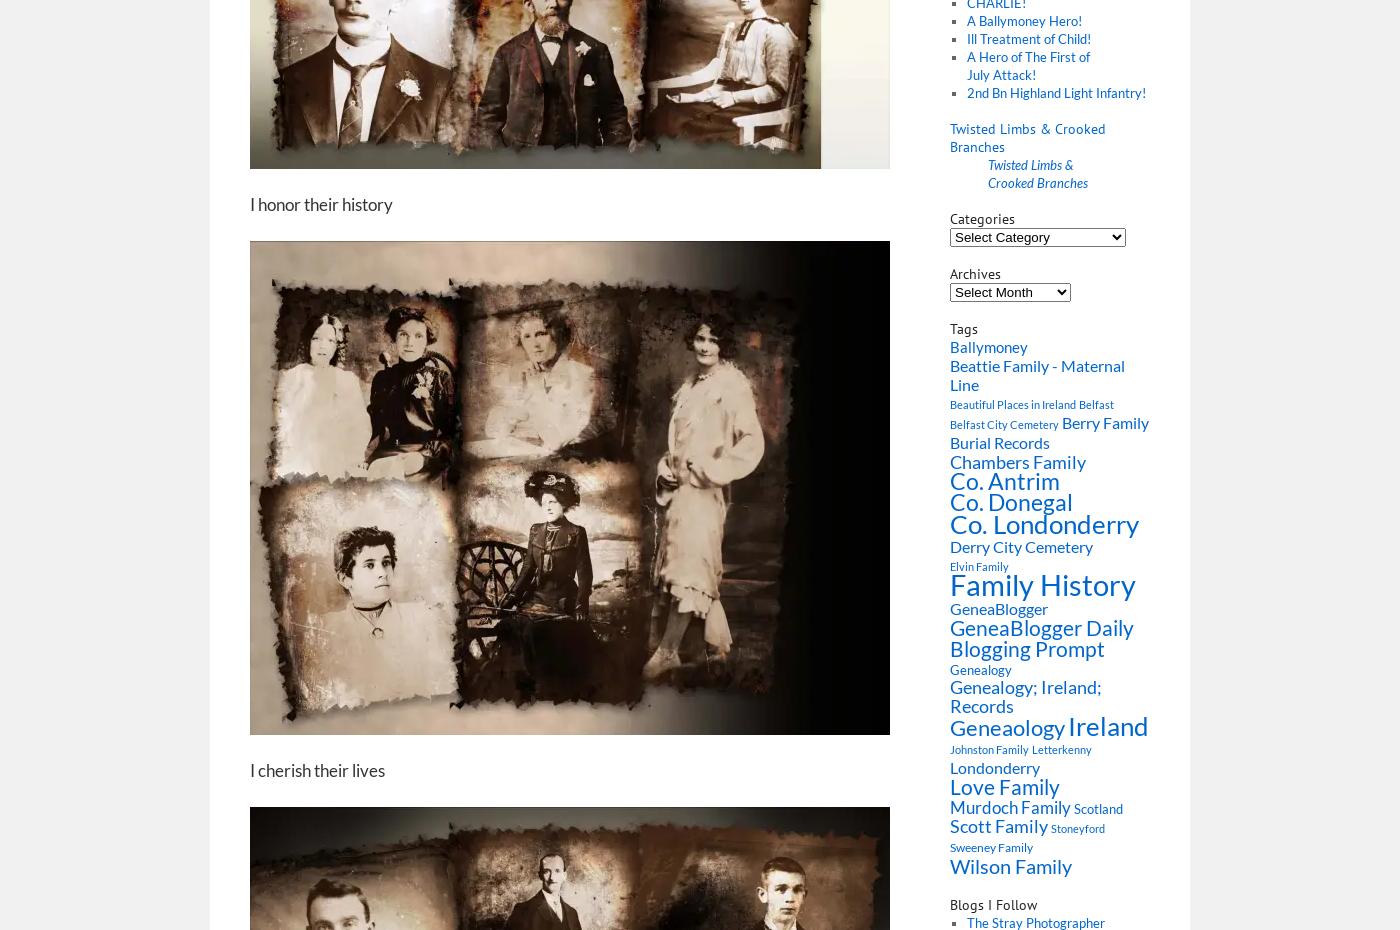 The image size is (1400, 930). What do you see at coordinates (1010, 806) in the screenshot?
I see `'Murdoch Family'` at bounding box center [1010, 806].